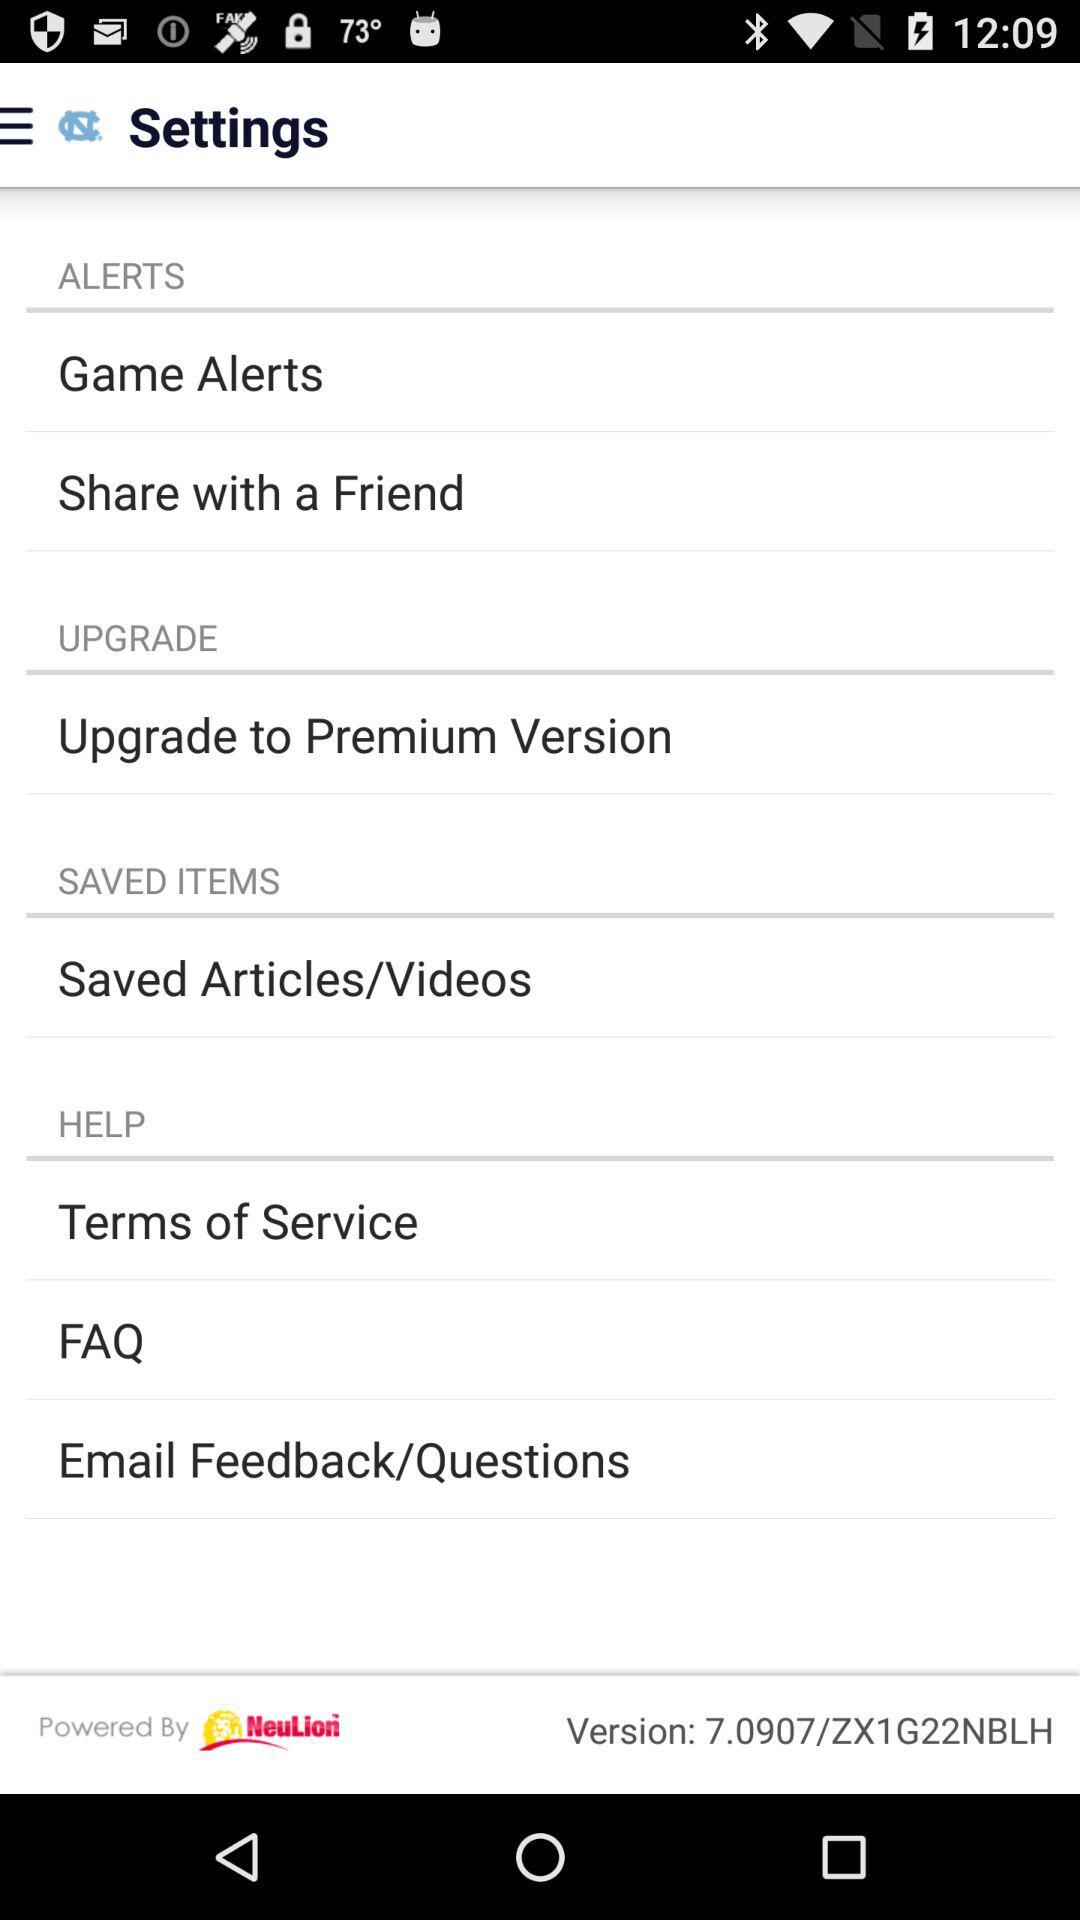 The height and width of the screenshot is (1920, 1080). I want to click on terms of service app, so click(540, 1219).